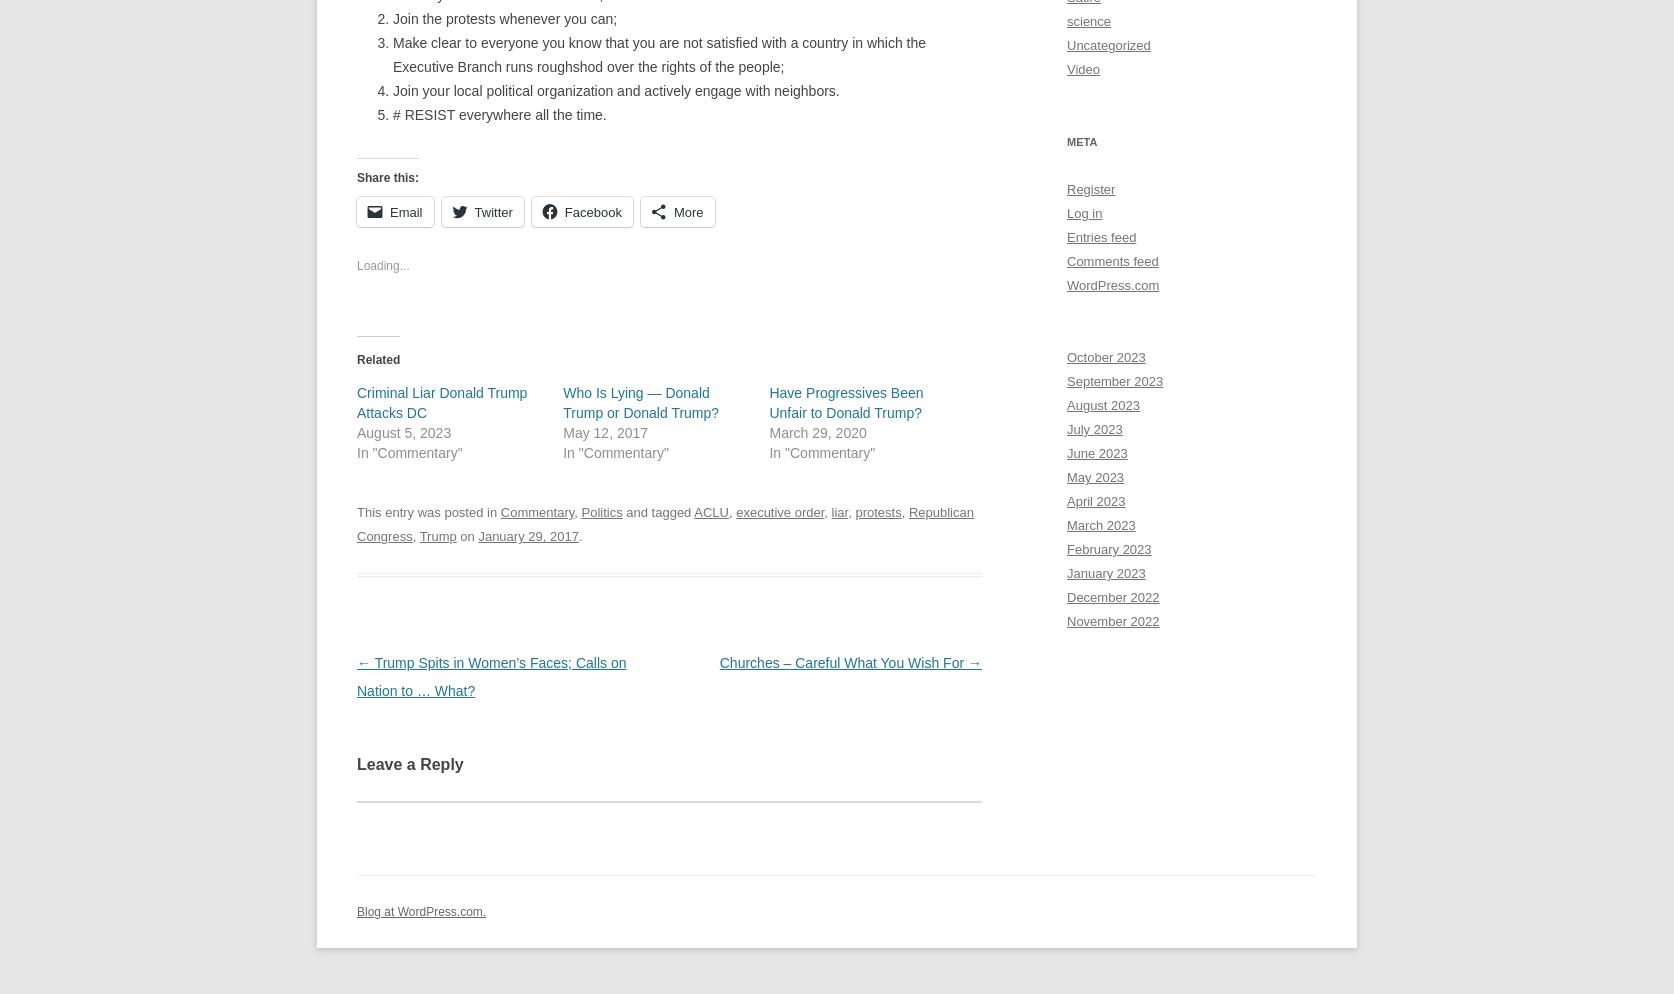 This screenshot has height=994, width=1674. What do you see at coordinates (659, 52) in the screenshot?
I see `'Make clear to everyone you know that you are not satisfied with a country in which the Executive Branch runs roughshod over the rights of the people;'` at bounding box center [659, 52].